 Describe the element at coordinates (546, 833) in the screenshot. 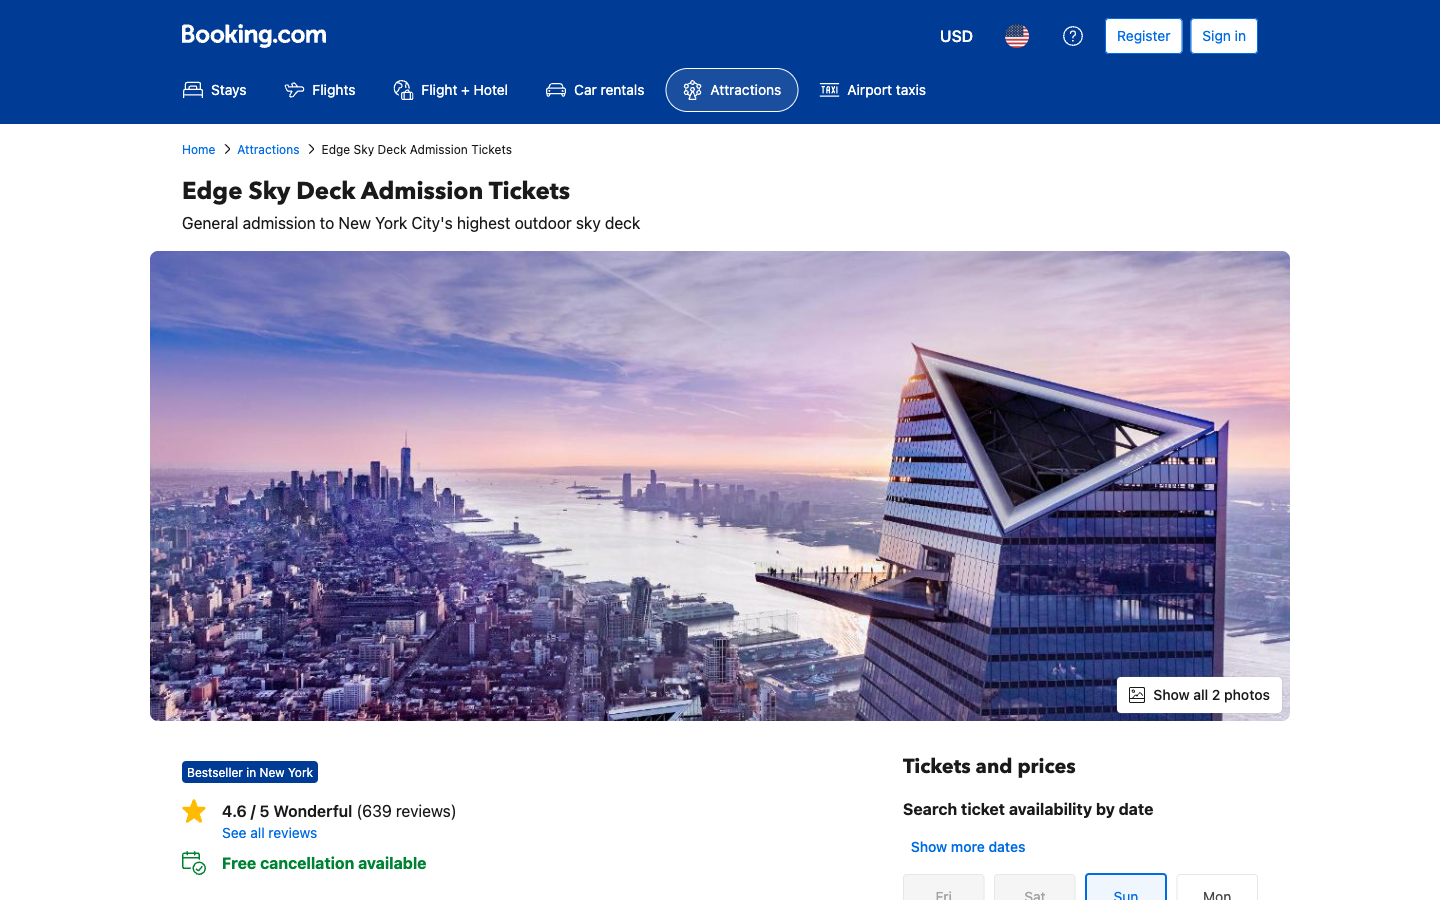

I see `all Reviews section` at that location.